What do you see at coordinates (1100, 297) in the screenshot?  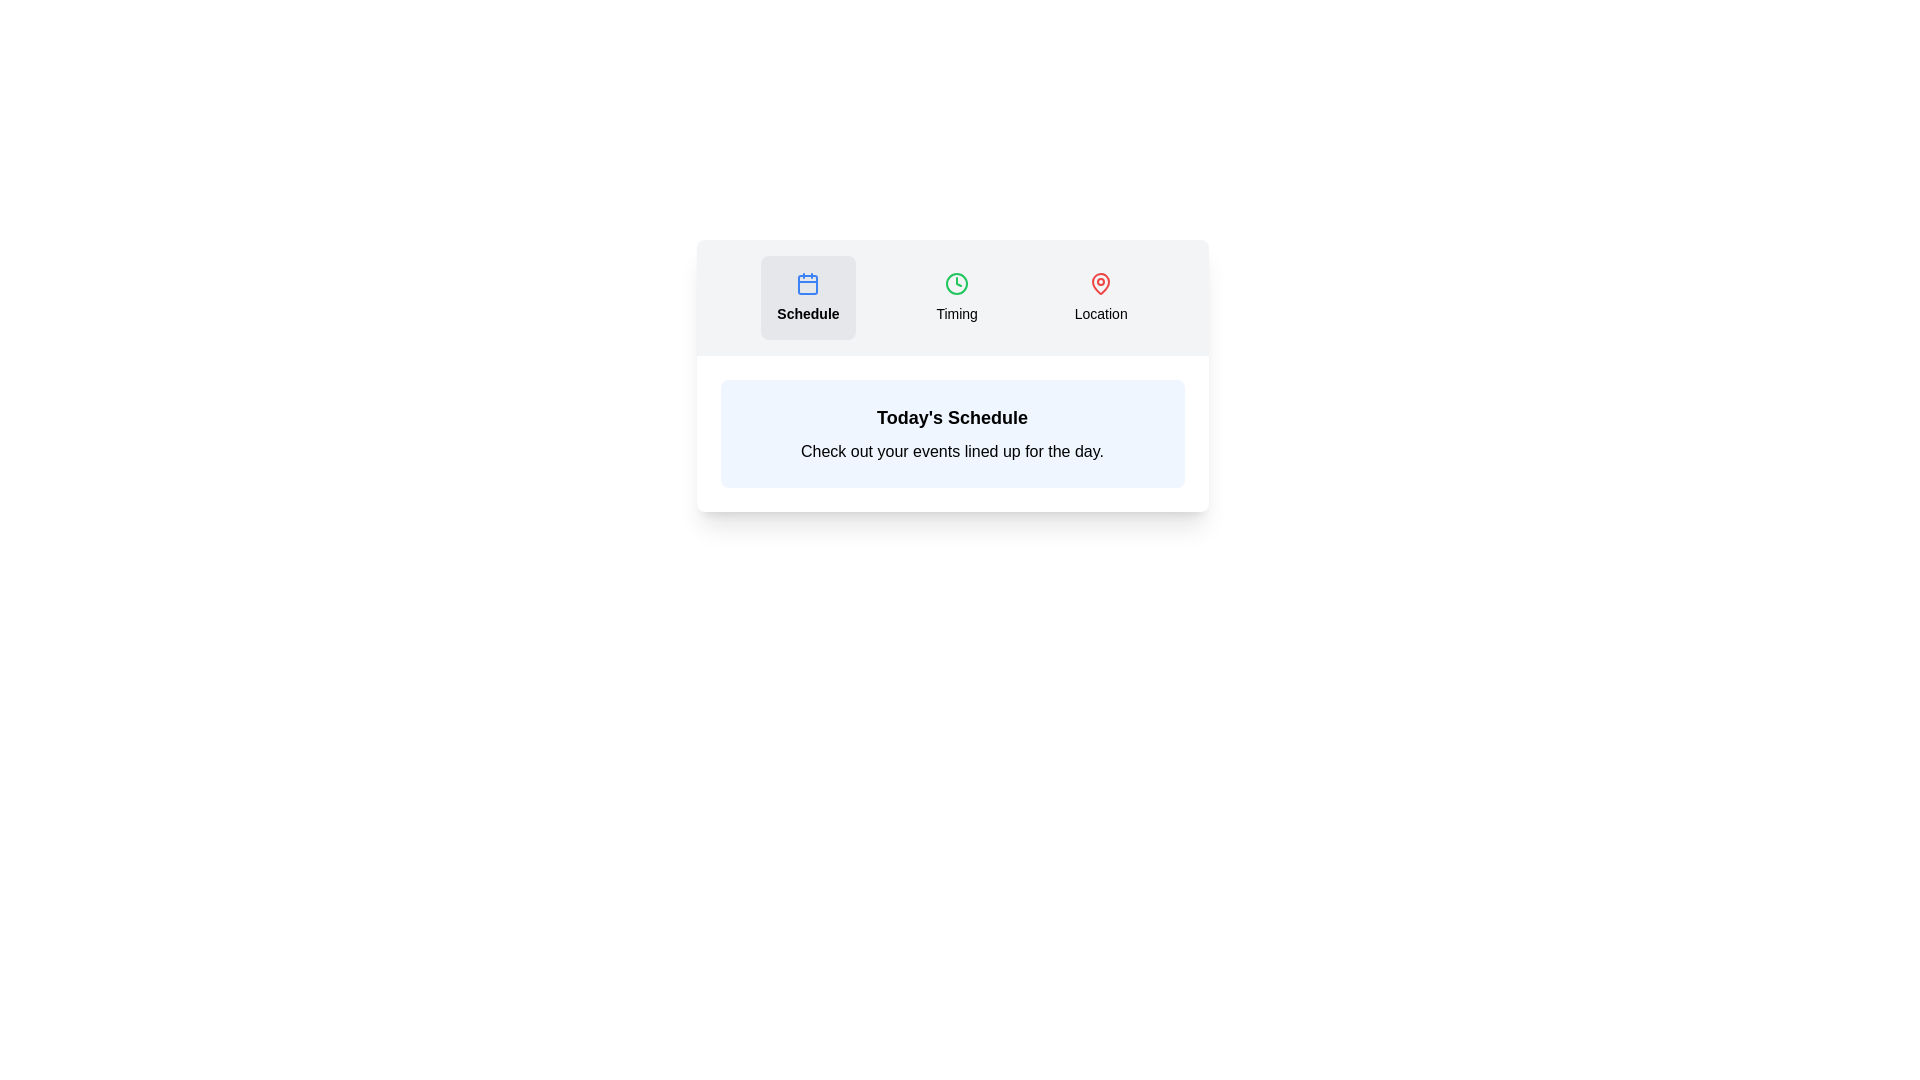 I see `the tab button labeled Location` at bounding box center [1100, 297].